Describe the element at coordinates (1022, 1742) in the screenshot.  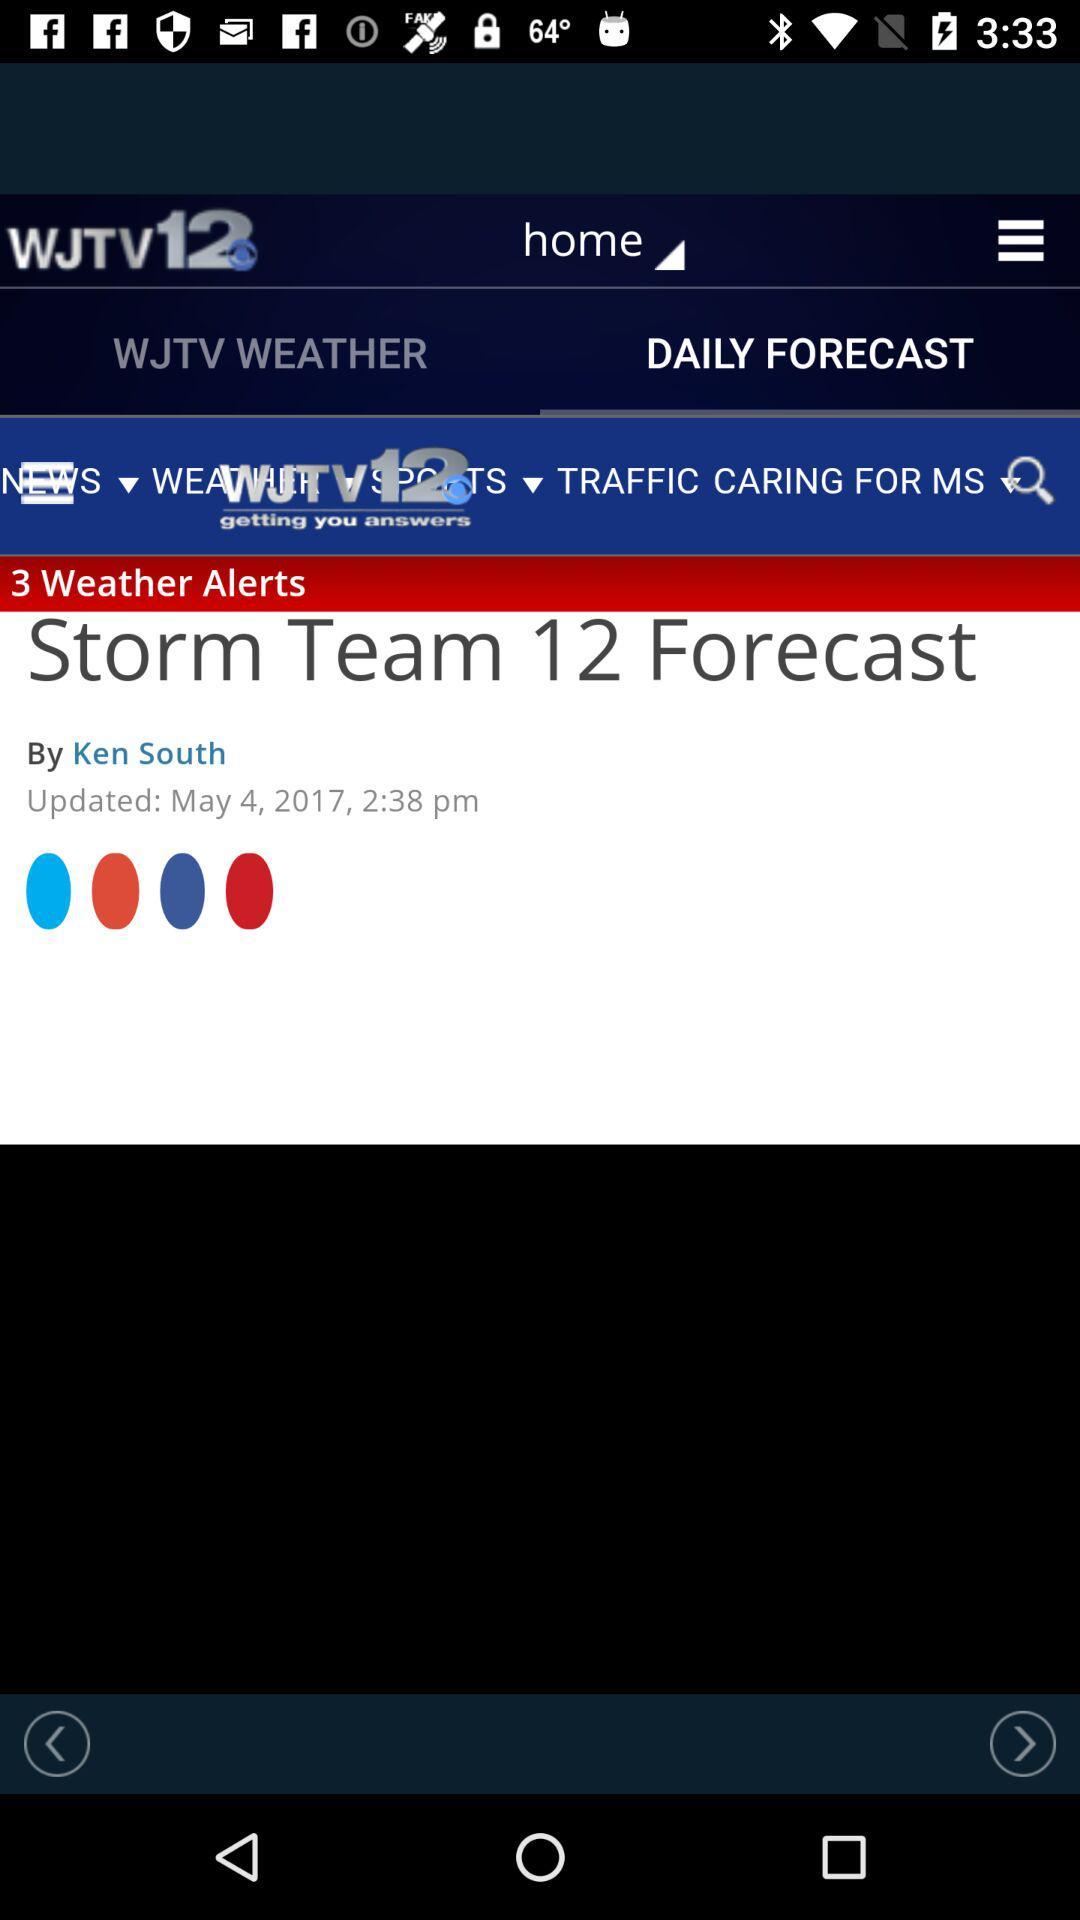
I see `next field` at that location.